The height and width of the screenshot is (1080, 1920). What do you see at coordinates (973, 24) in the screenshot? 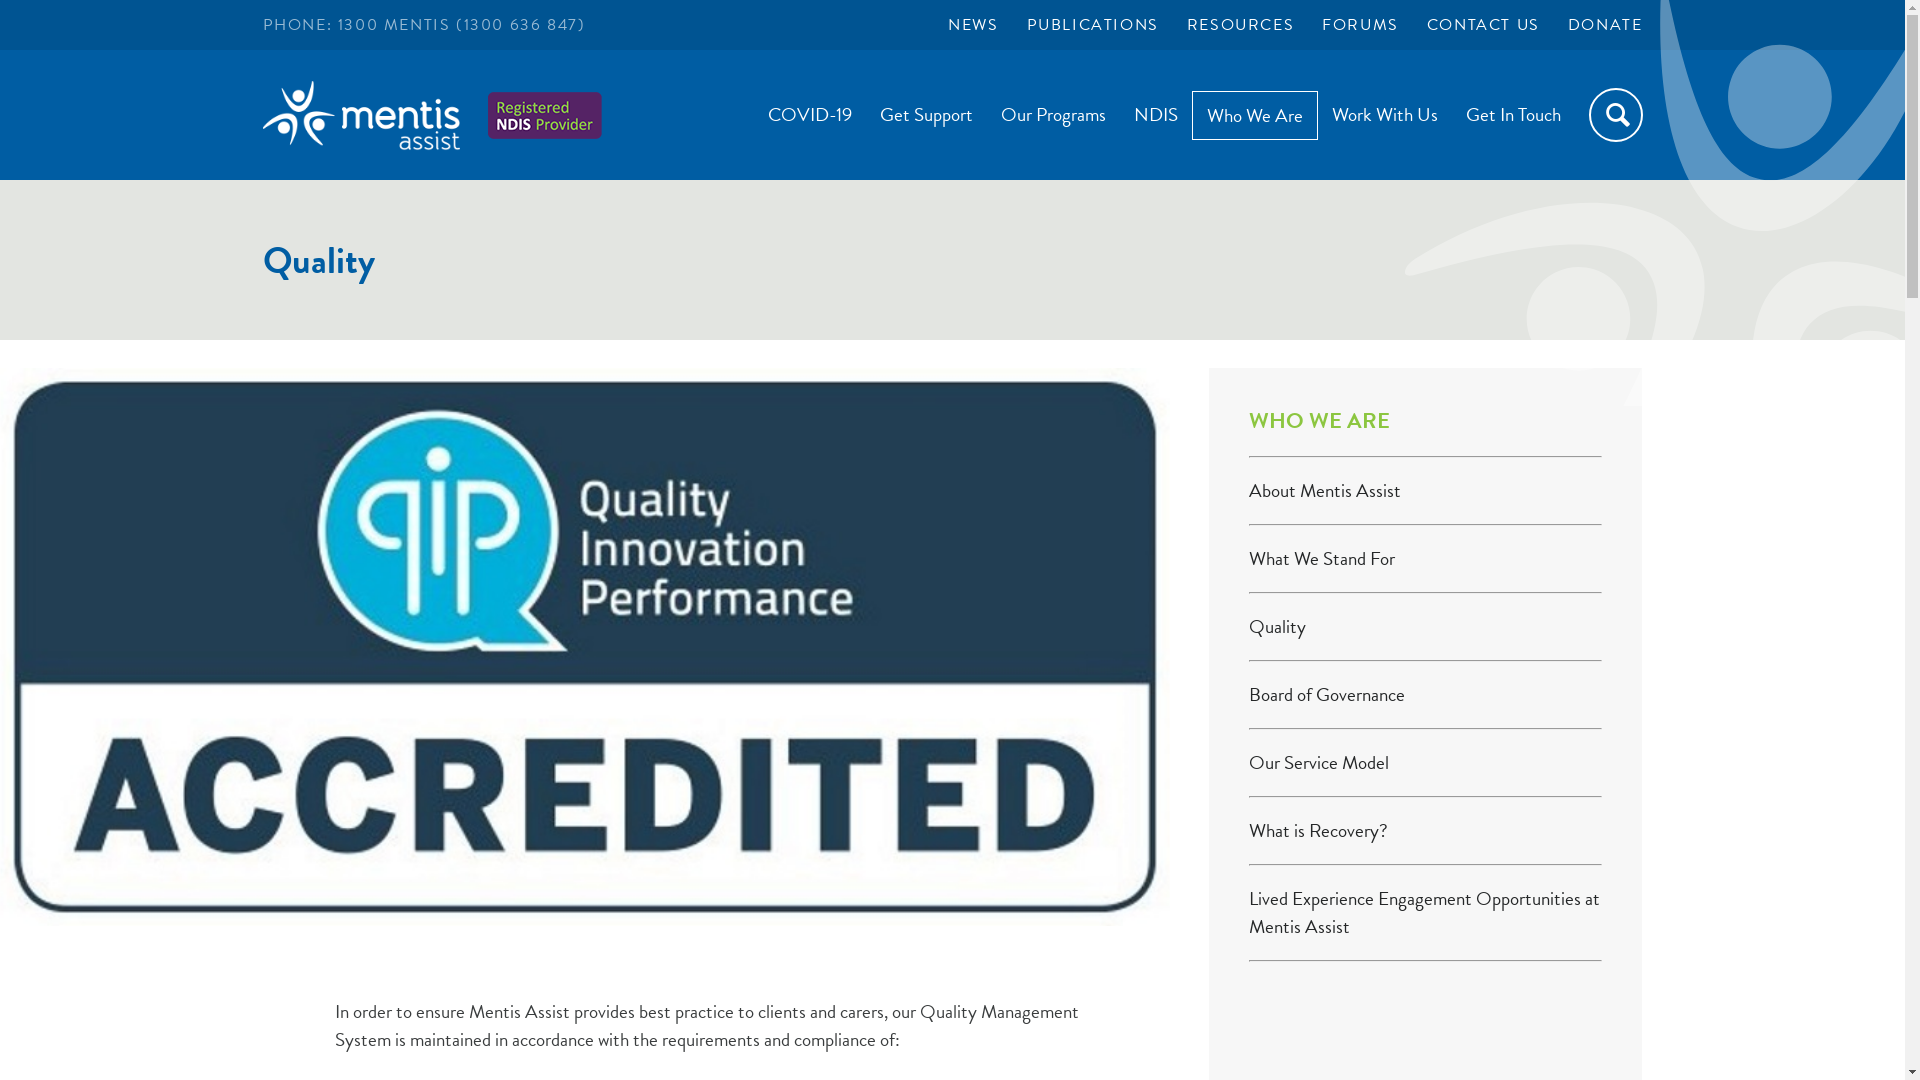
I see `'NEWS'` at bounding box center [973, 24].